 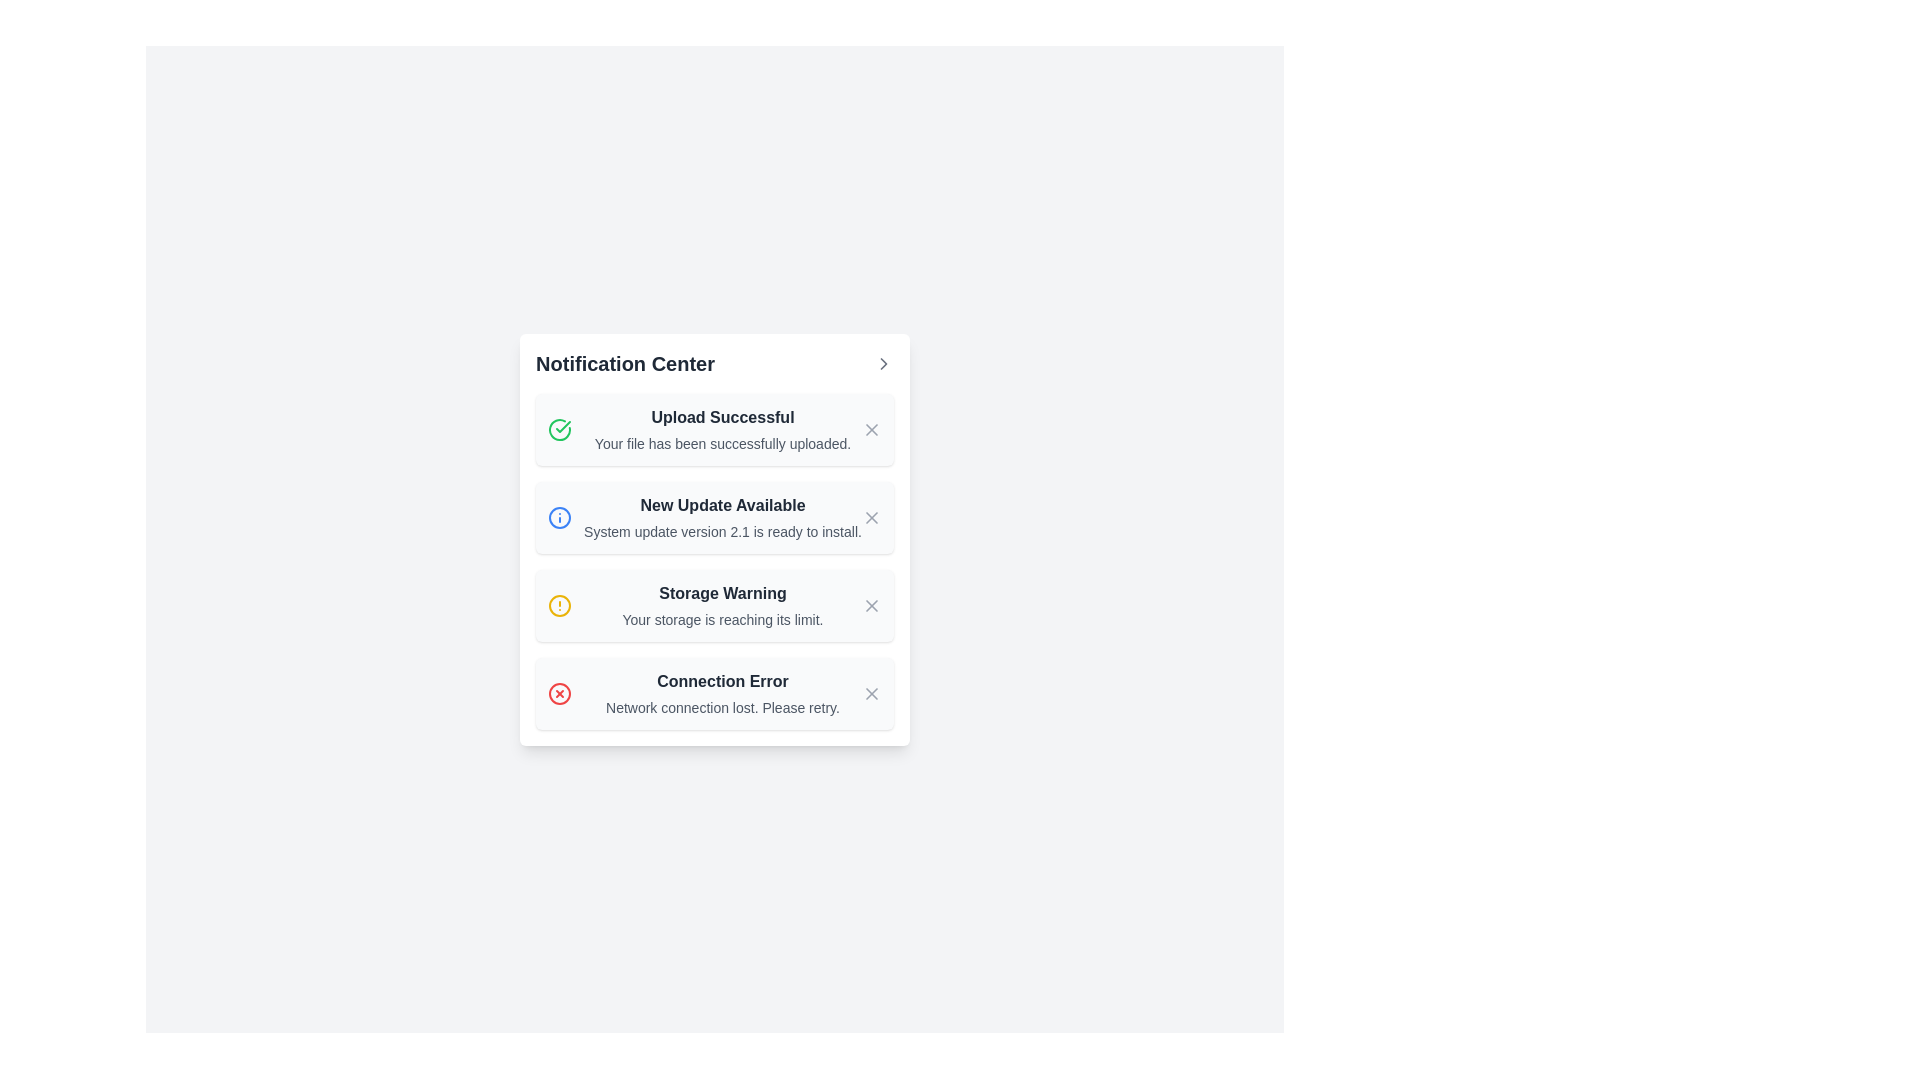 What do you see at coordinates (722, 680) in the screenshot?
I see `the text label displaying the title or main message of a notification related to connectivity issues, located in the bottom notification entry following other entries such as 'Upload Successful', 'New Update Available', and 'Storage Warning.'` at bounding box center [722, 680].